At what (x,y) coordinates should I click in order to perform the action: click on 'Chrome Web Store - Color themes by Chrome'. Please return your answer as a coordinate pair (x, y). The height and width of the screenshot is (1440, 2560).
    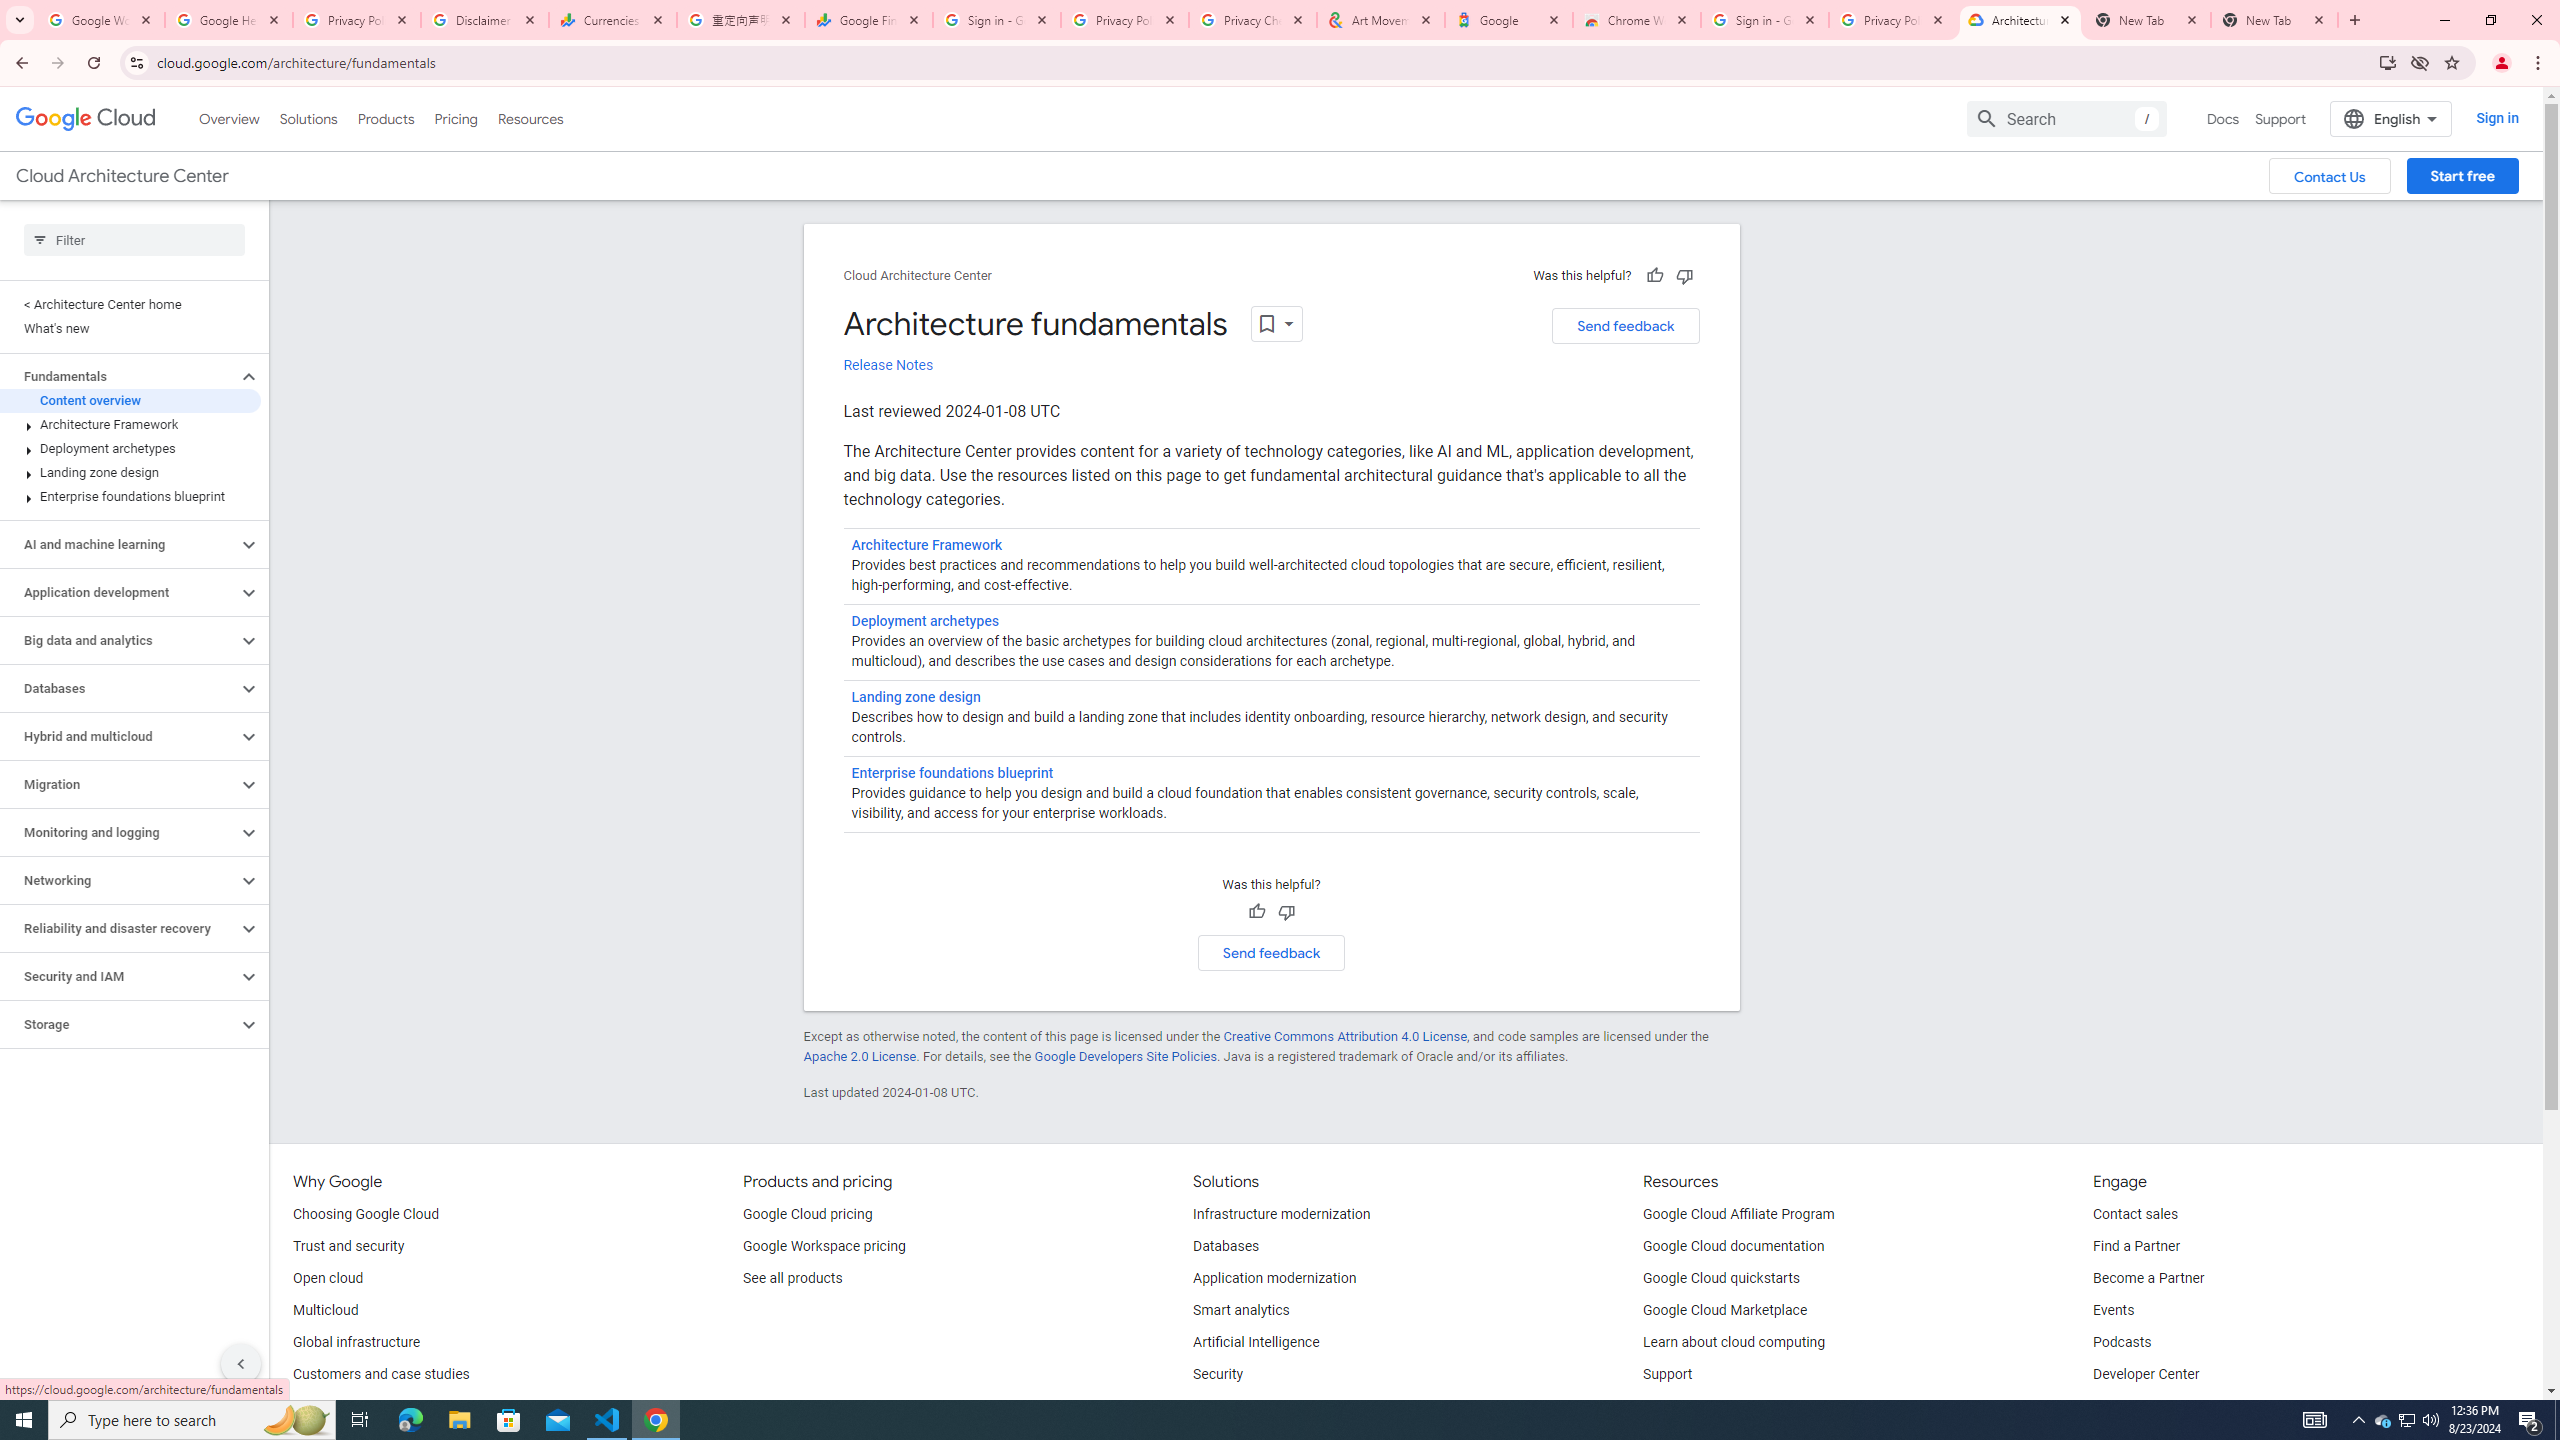
    Looking at the image, I should click on (1636, 19).